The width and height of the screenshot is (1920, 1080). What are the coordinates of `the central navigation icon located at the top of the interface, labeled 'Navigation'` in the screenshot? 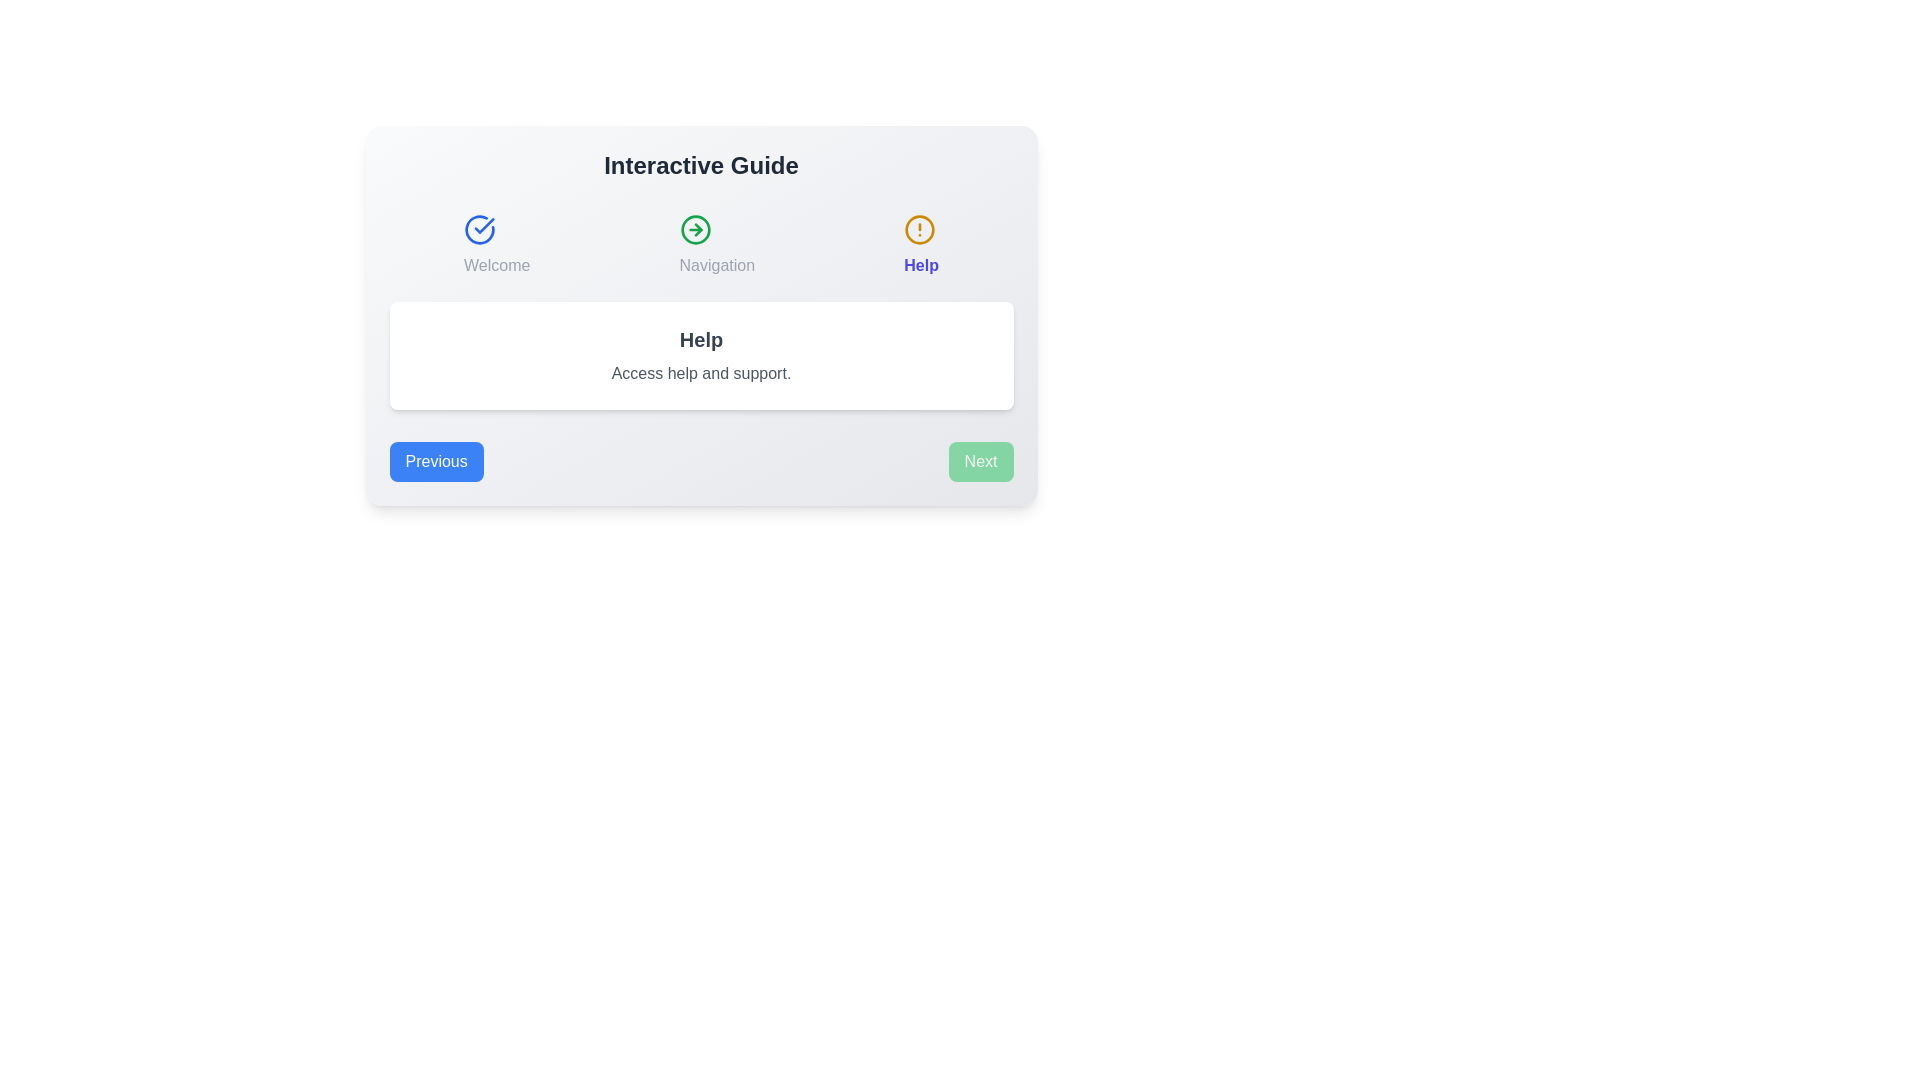 It's located at (695, 229).